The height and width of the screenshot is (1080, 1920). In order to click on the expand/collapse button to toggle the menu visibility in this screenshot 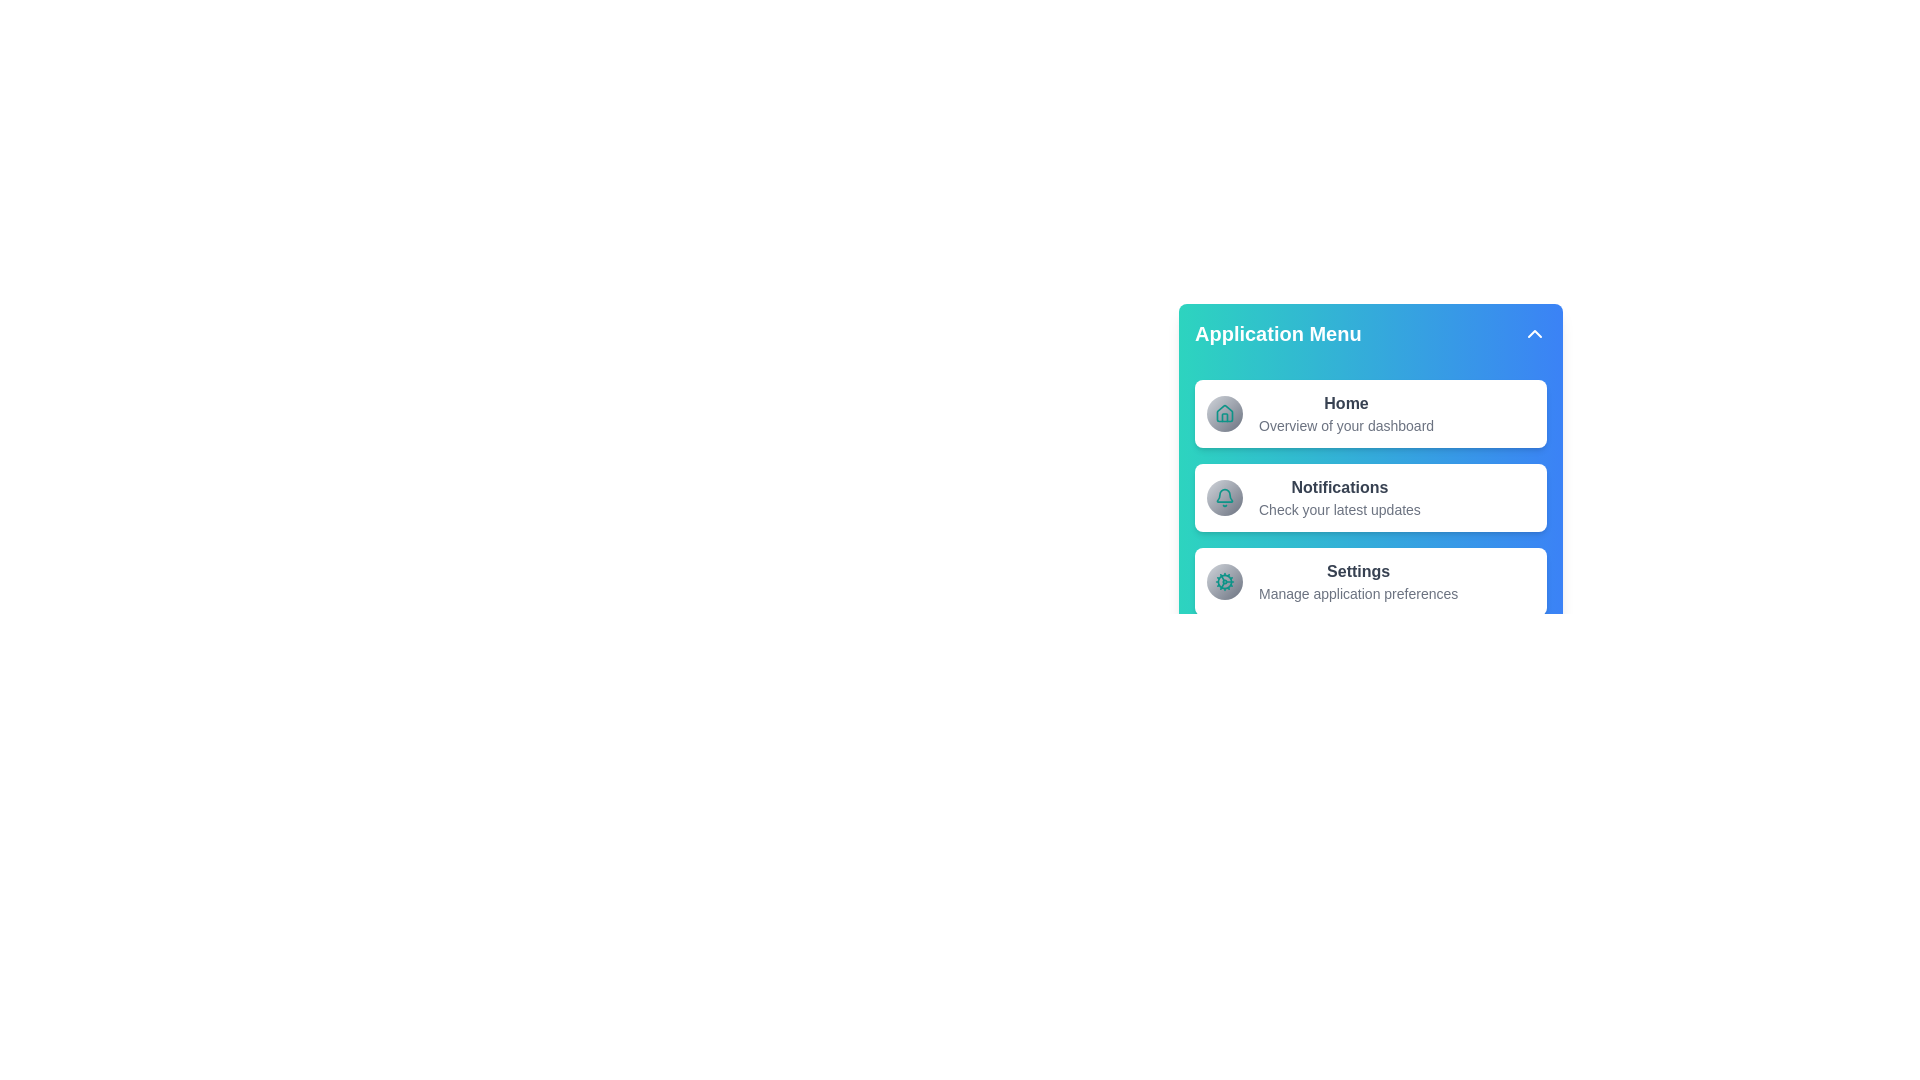, I will do `click(1534, 333)`.